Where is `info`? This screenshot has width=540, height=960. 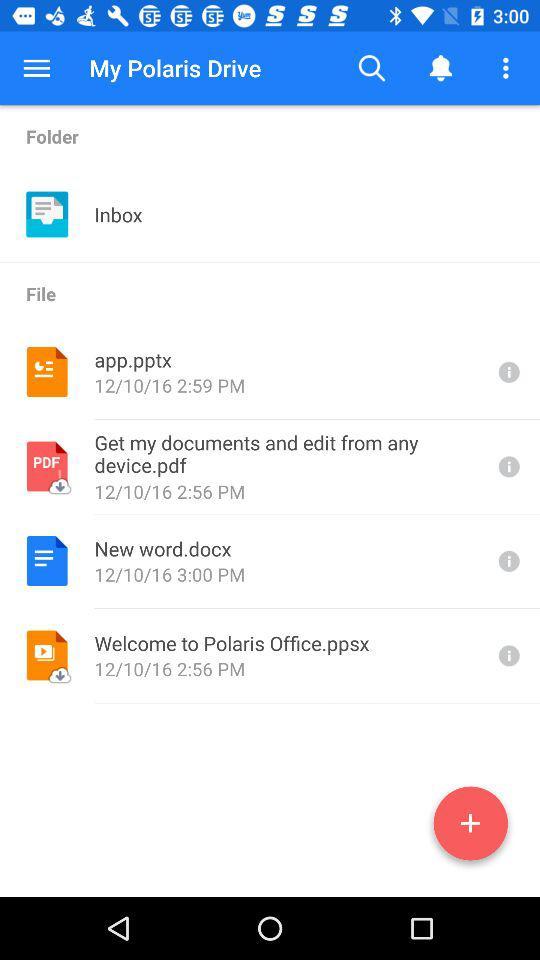 info is located at coordinates (470, 827).